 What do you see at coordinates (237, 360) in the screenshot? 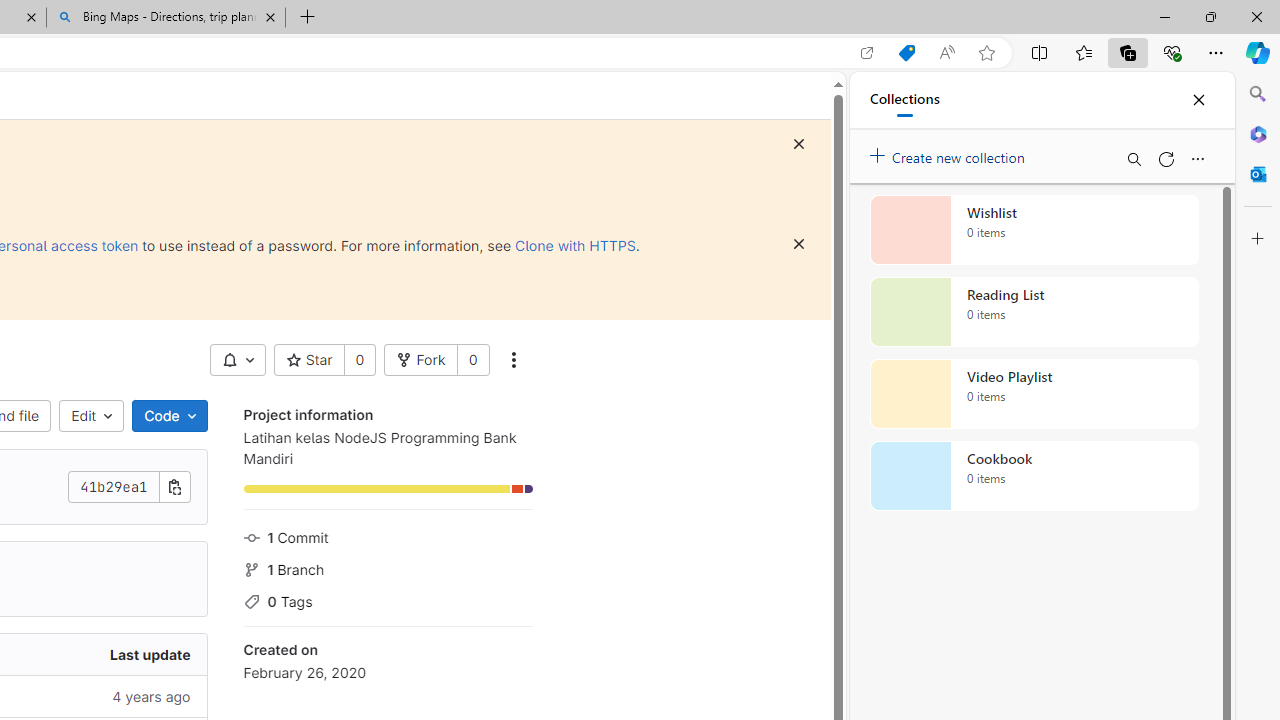
I see `'AutomationID: __BVID__372__BV_toggle_'` at bounding box center [237, 360].